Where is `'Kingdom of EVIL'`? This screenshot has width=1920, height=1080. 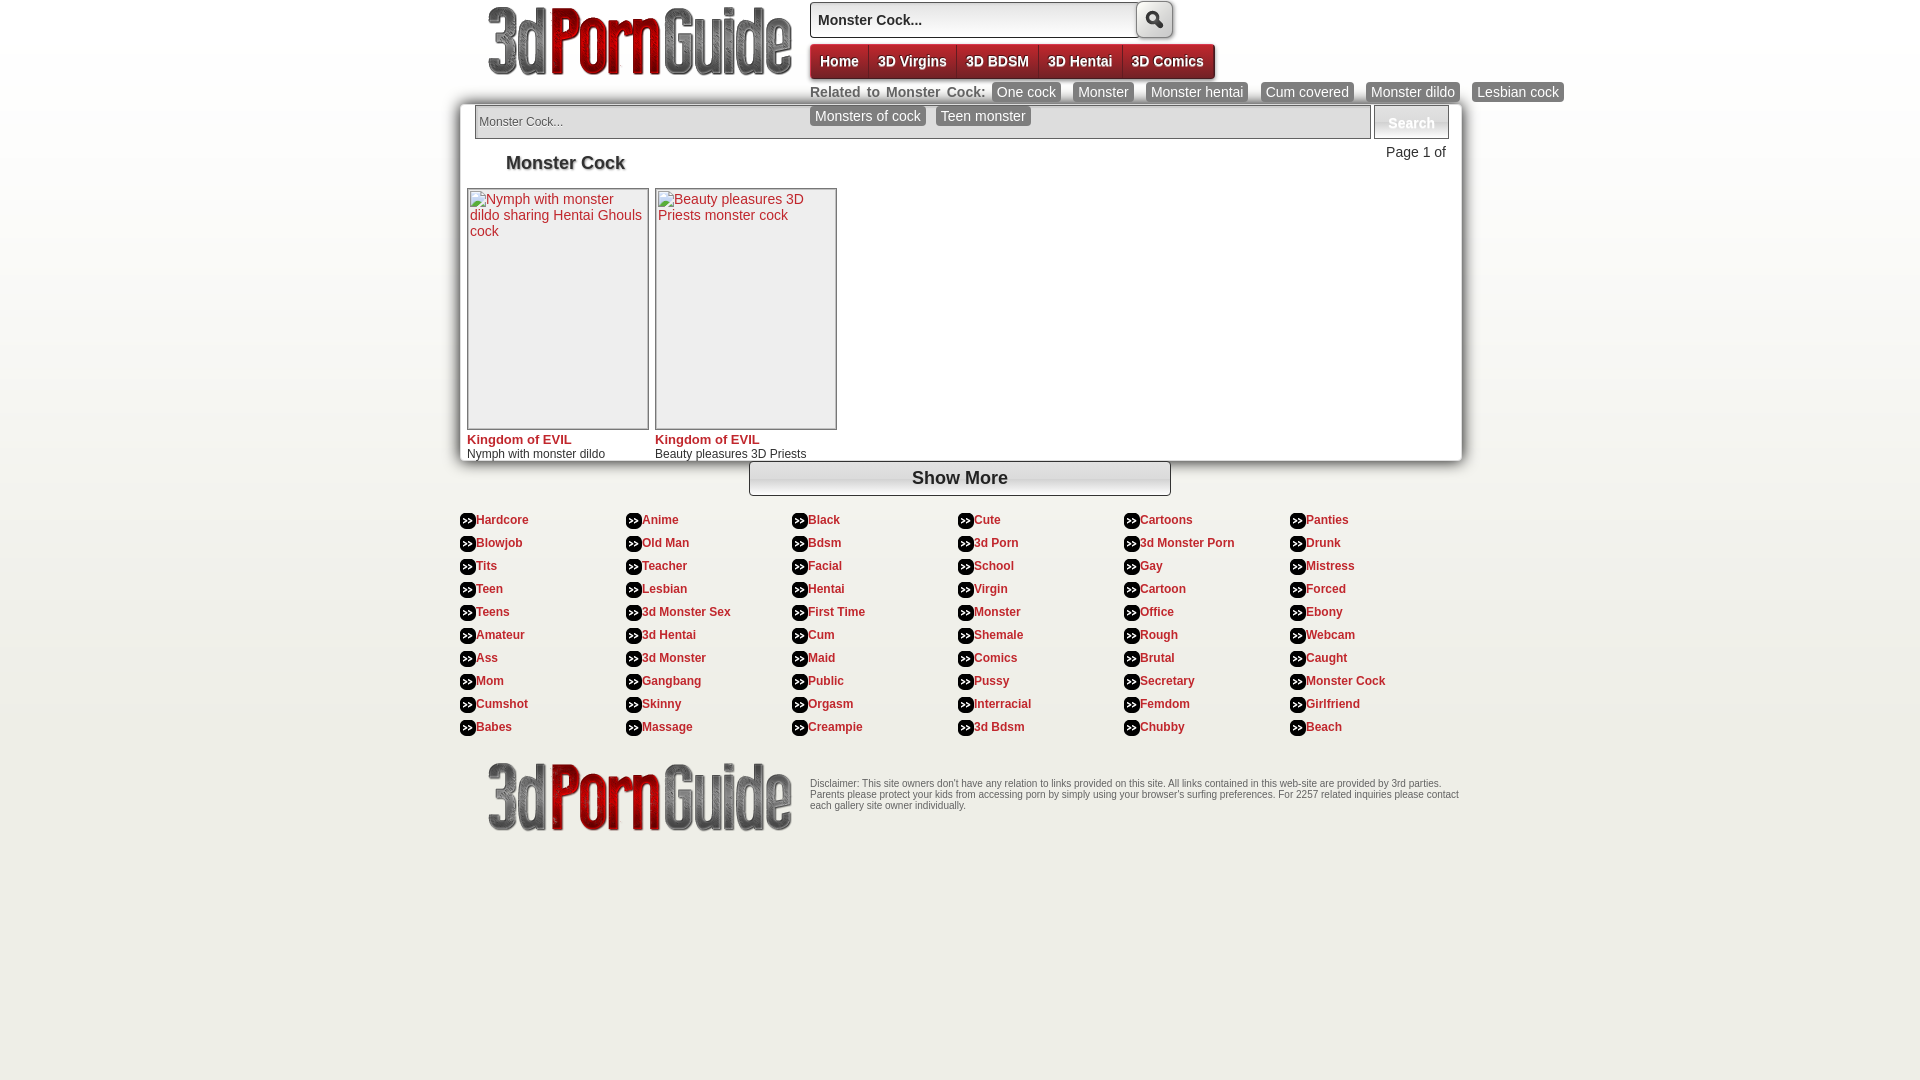 'Kingdom of EVIL' is located at coordinates (519, 438).